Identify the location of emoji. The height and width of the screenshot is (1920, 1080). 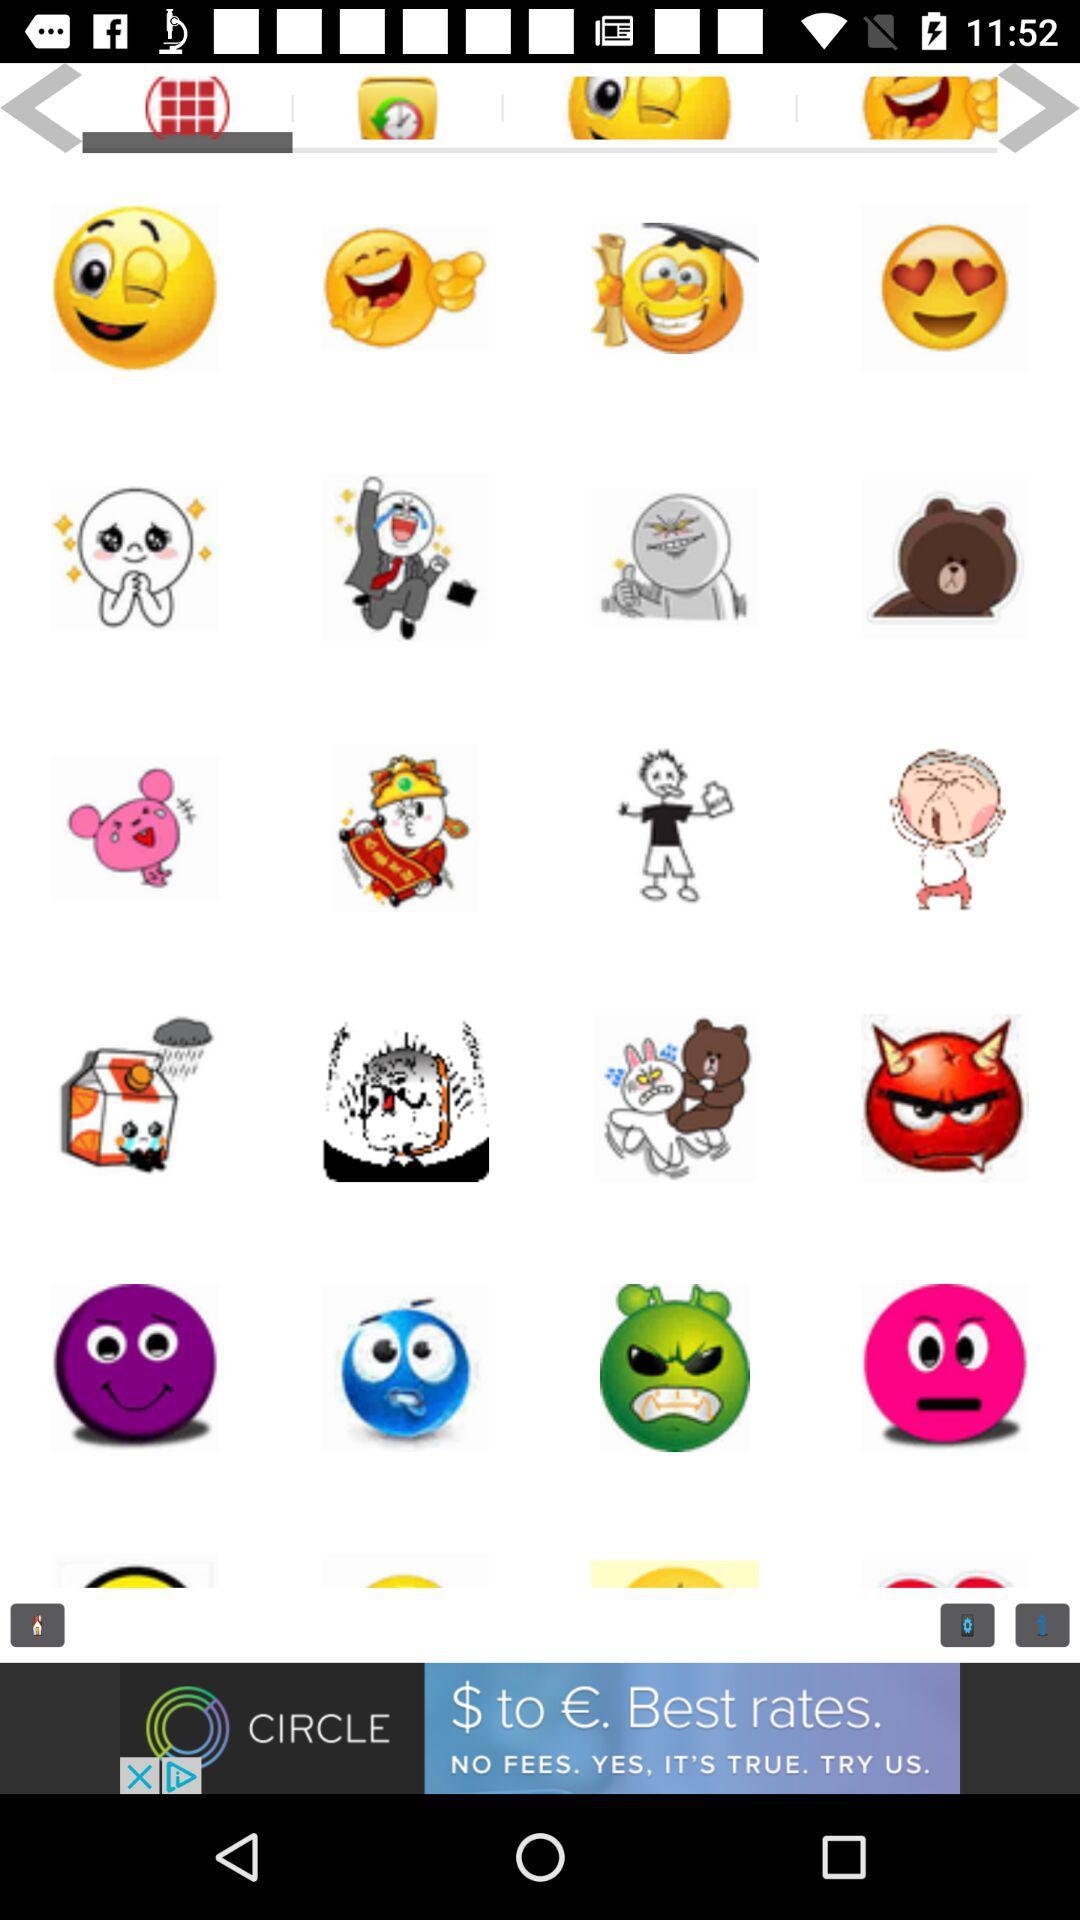
(945, 557).